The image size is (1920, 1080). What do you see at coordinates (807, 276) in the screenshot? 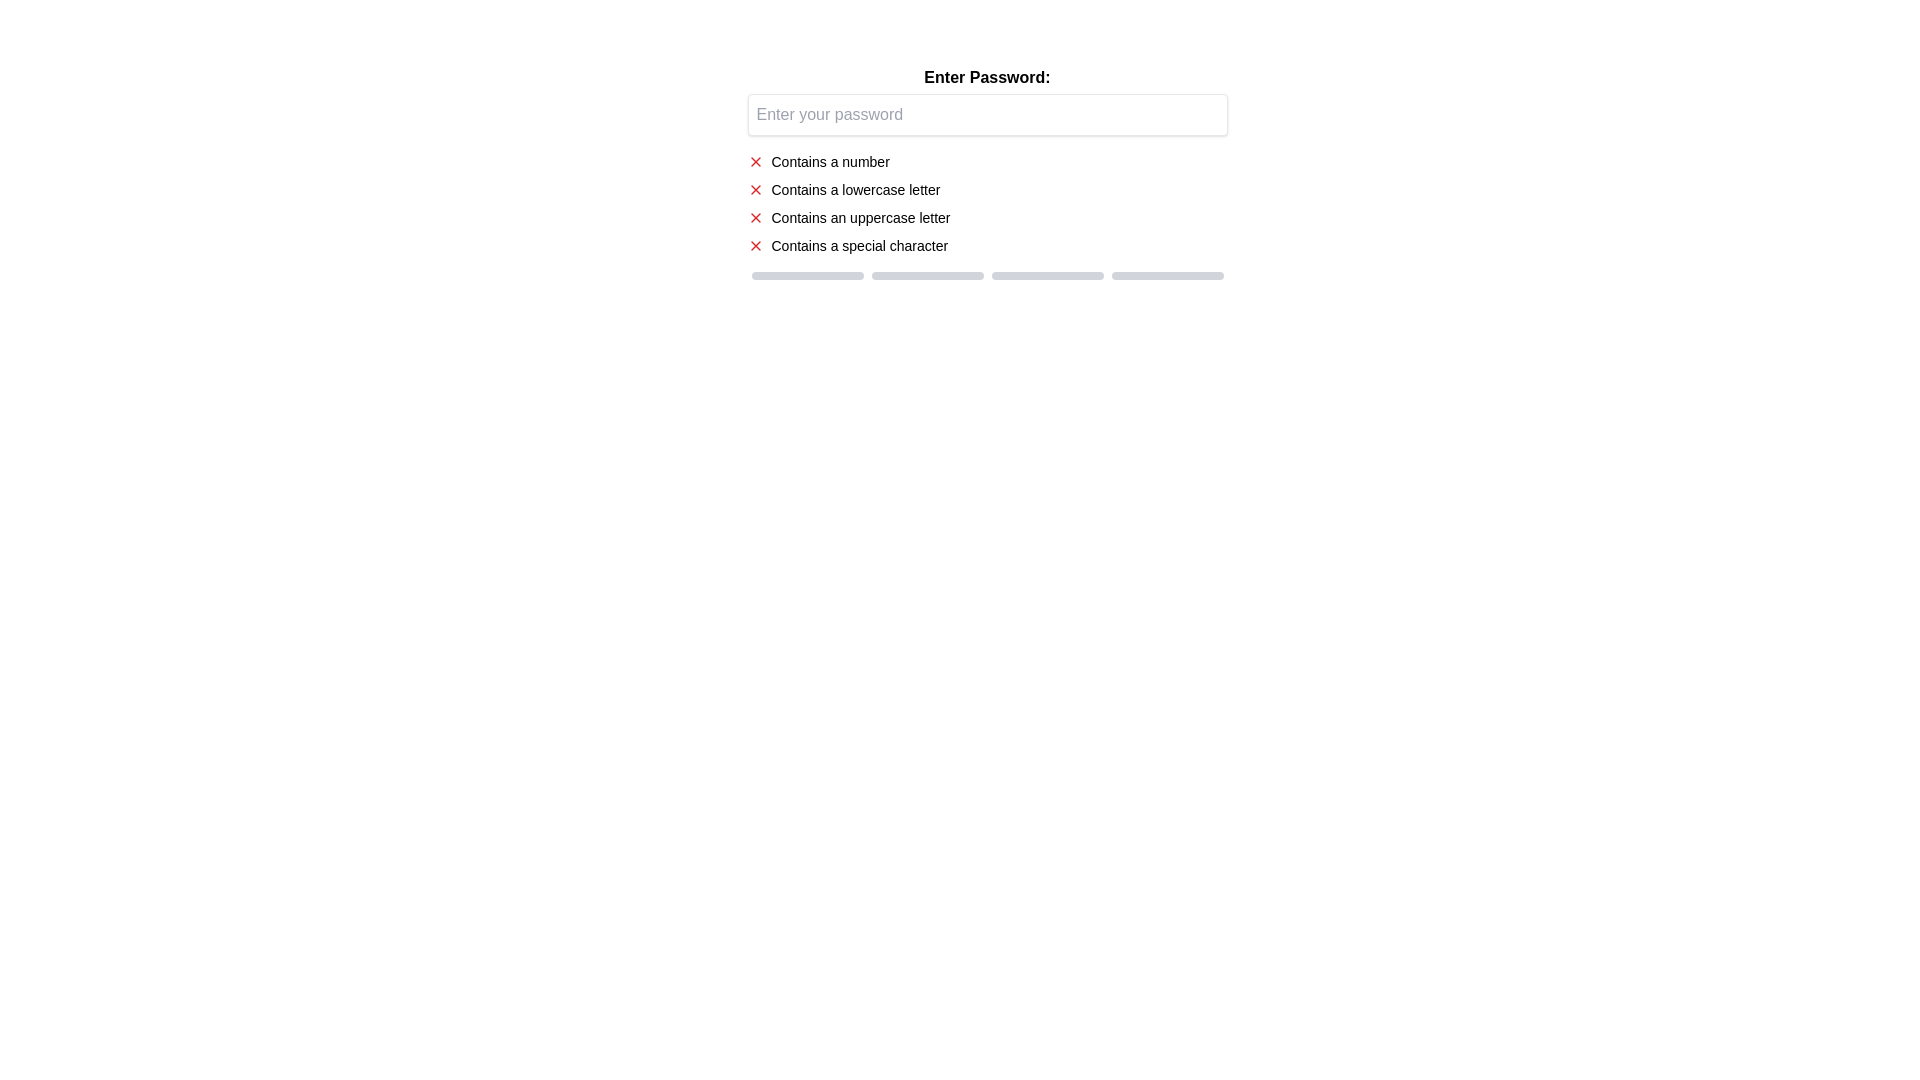
I see `the first progress bar at the bottom of the interface, which is a small horizontal rectangular bar with a light gray color, positioned leftmost among four similar bars` at bounding box center [807, 276].